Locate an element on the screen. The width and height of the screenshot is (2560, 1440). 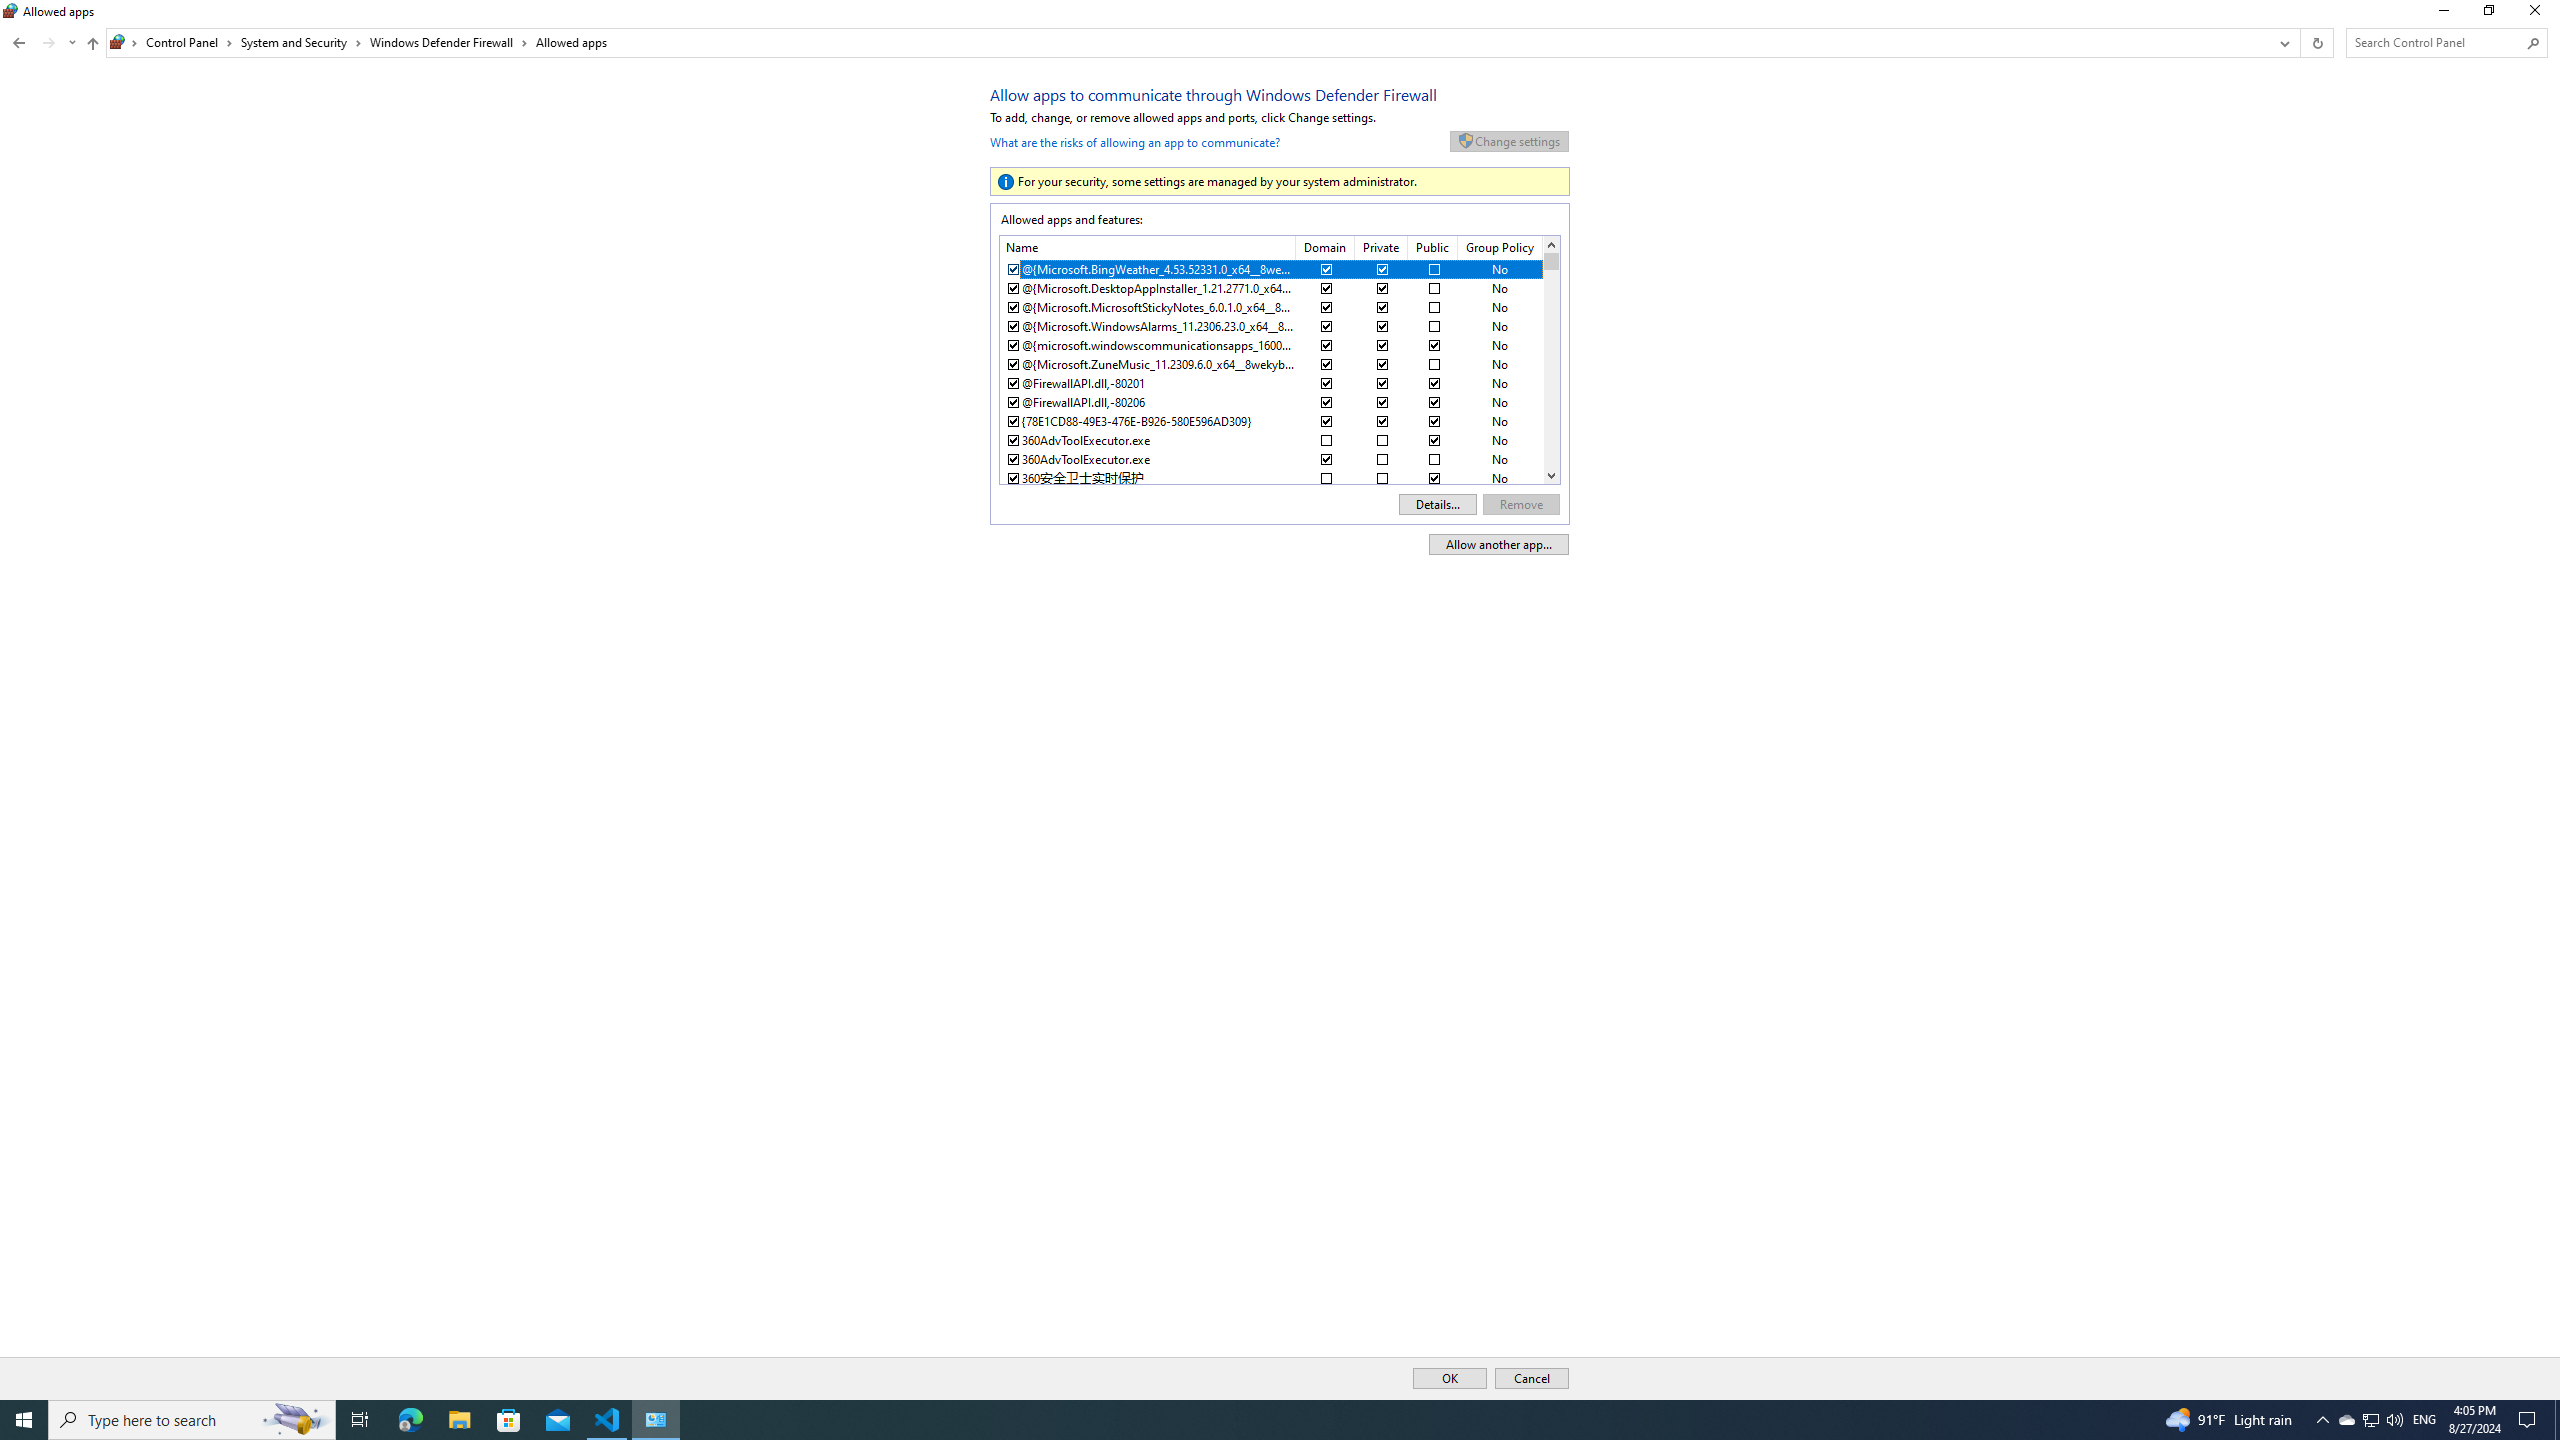
'Restore' is located at coordinates (2487, 15).